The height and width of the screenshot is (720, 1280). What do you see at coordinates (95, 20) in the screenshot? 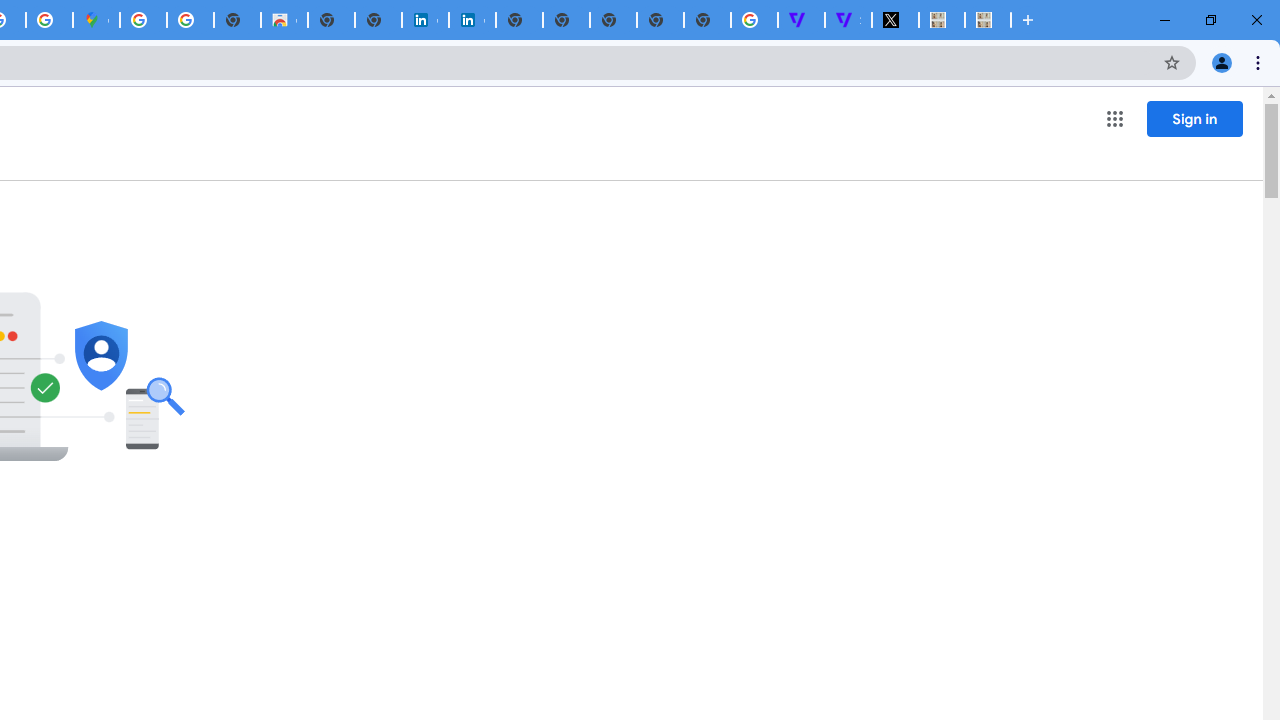
I see `'Google Maps'` at bounding box center [95, 20].